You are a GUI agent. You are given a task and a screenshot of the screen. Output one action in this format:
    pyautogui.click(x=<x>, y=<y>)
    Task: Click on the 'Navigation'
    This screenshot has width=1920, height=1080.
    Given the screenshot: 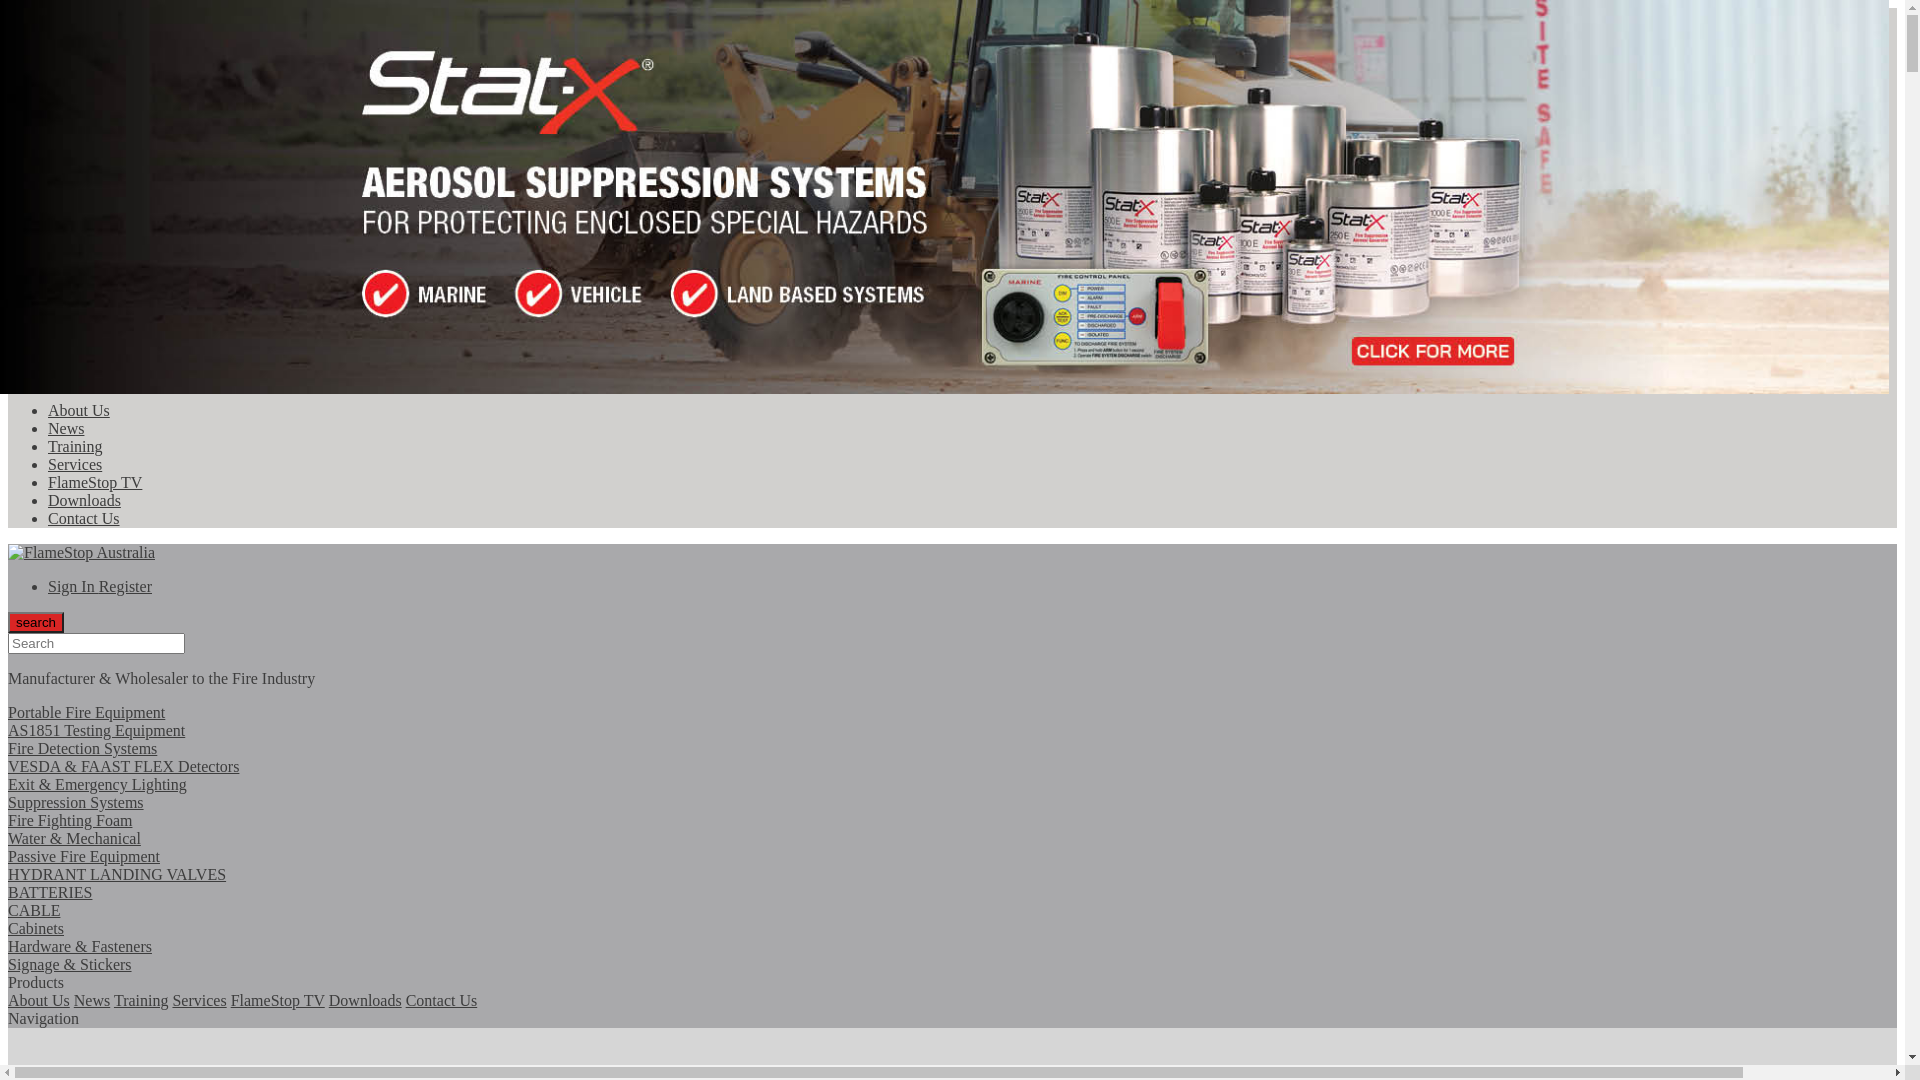 What is the action you would take?
    pyautogui.click(x=8, y=1018)
    